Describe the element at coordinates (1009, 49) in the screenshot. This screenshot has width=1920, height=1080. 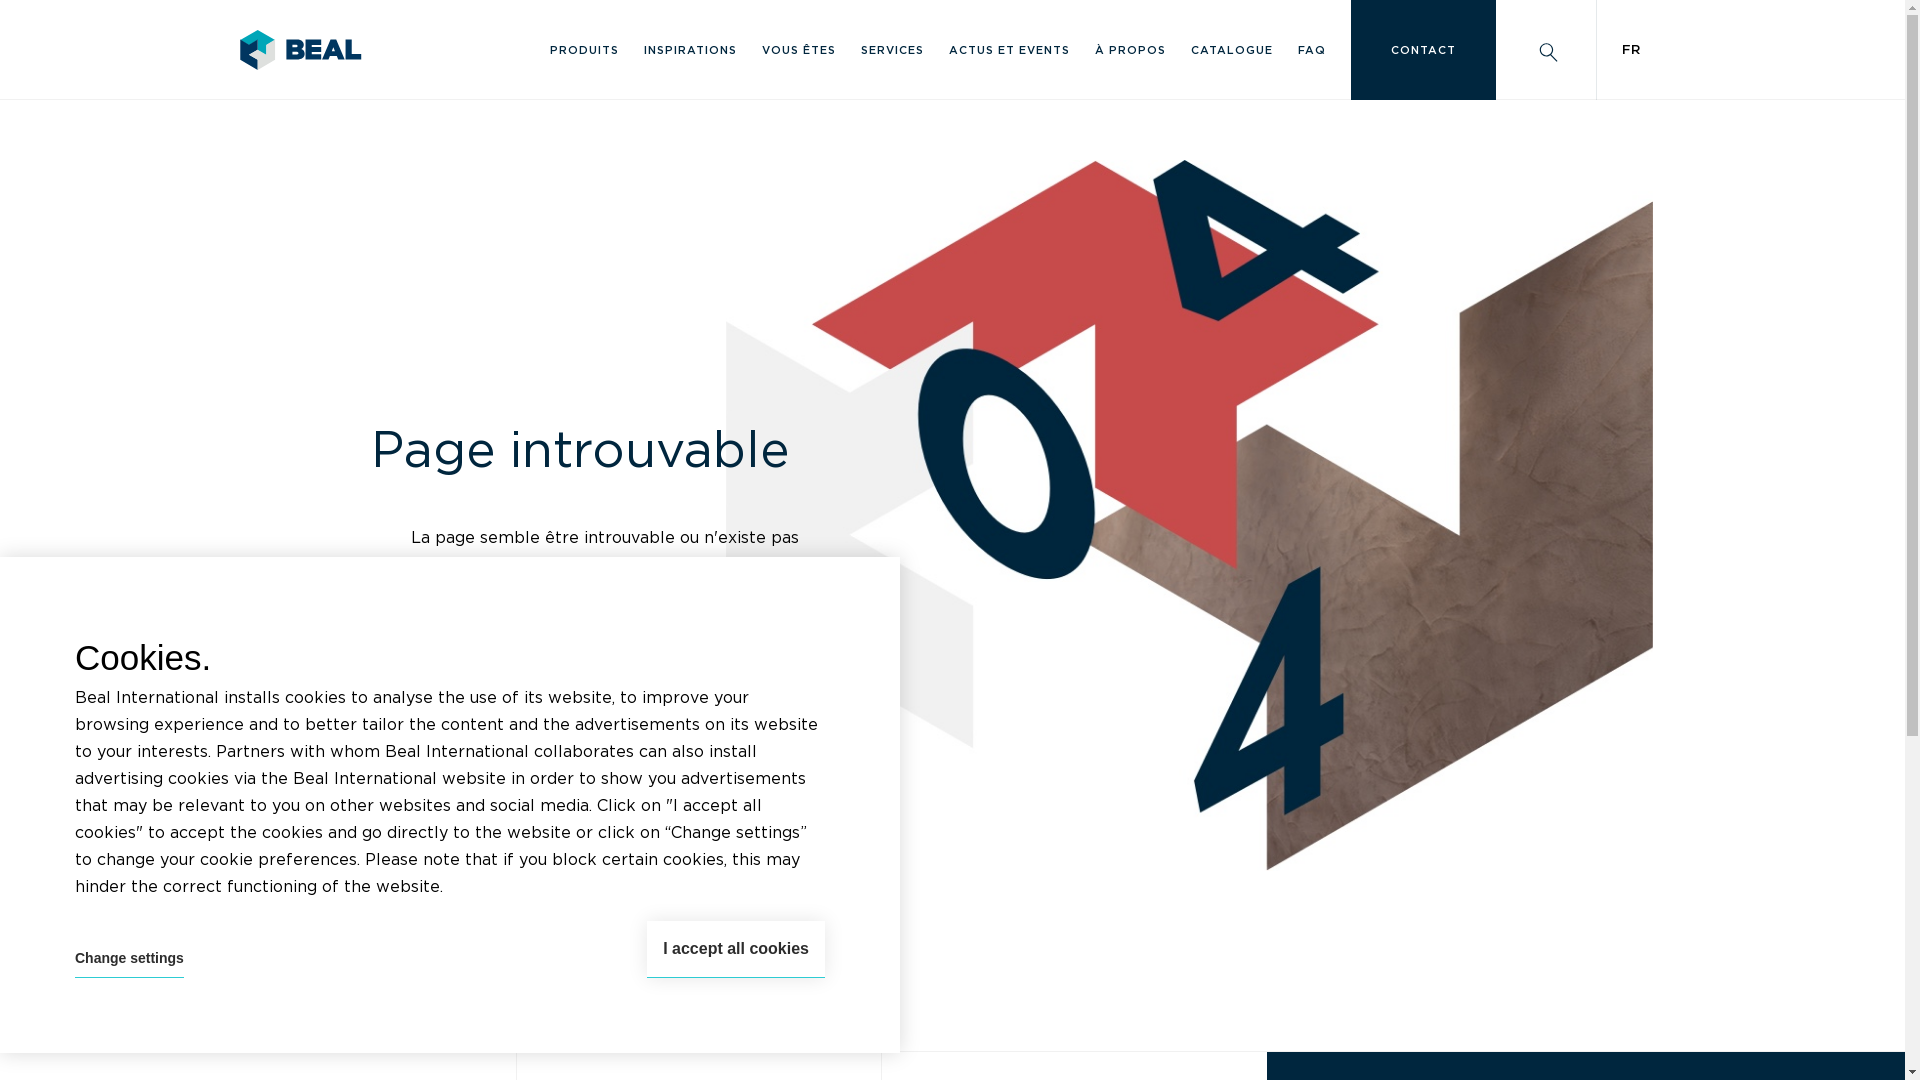
I see `'ACTUS ET EVENTS'` at that location.